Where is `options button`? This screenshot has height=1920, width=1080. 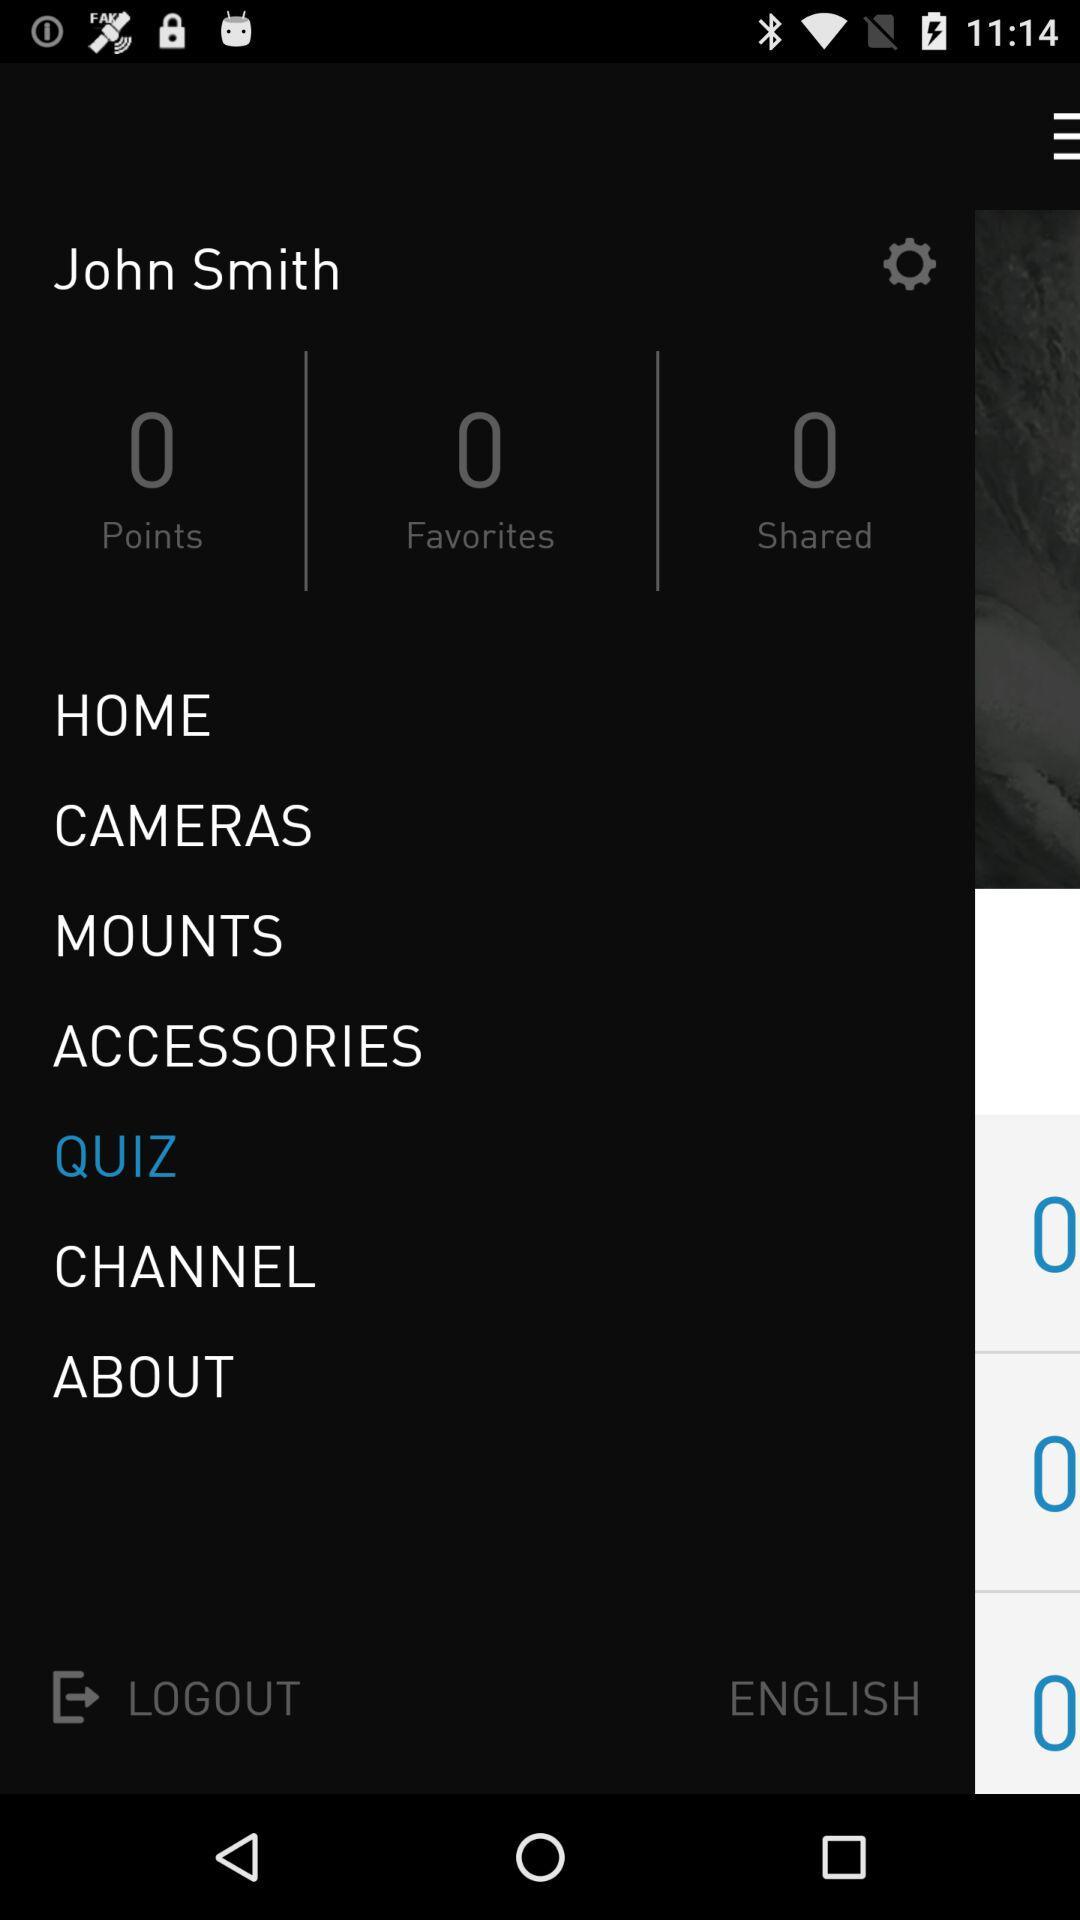 options button is located at coordinates (909, 262).